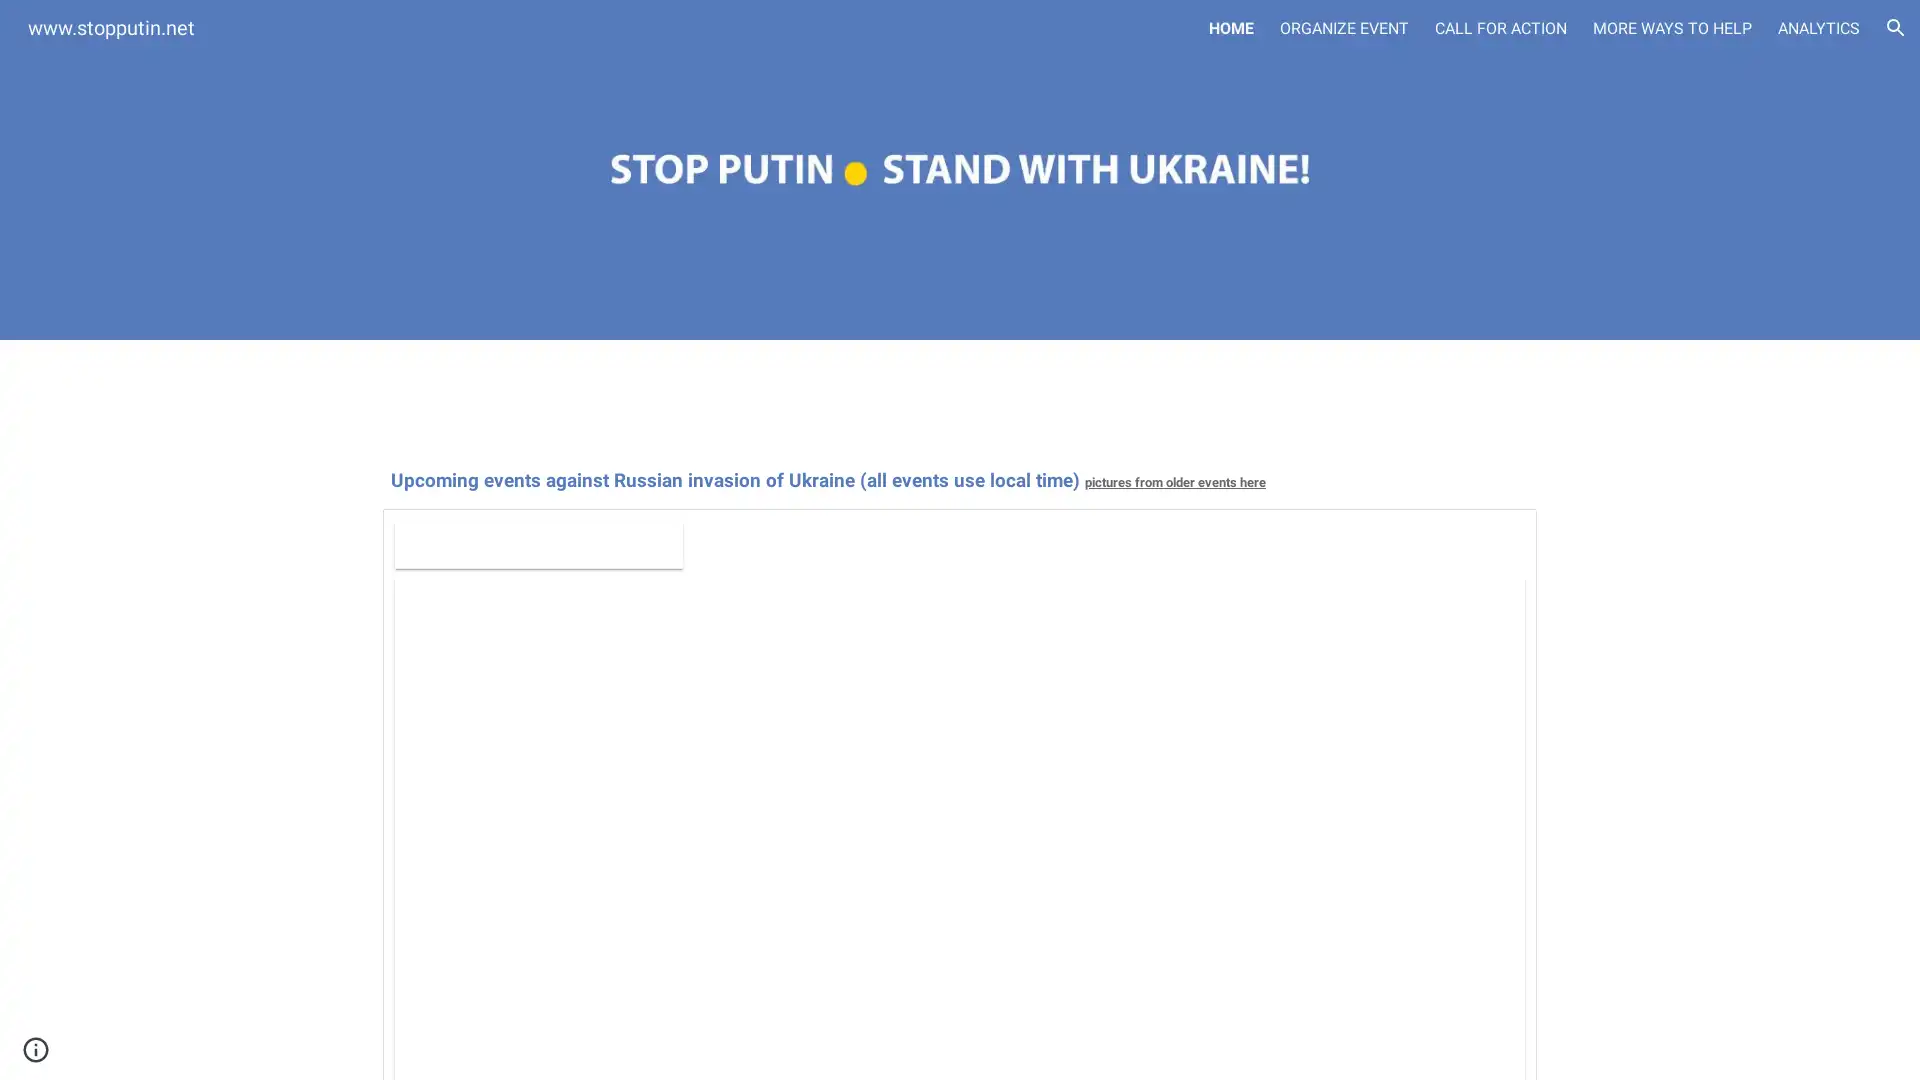 Image resolution: width=1920 pixels, height=1080 pixels. Describe the element at coordinates (787, 37) in the screenshot. I see `Skip to main content` at that location.